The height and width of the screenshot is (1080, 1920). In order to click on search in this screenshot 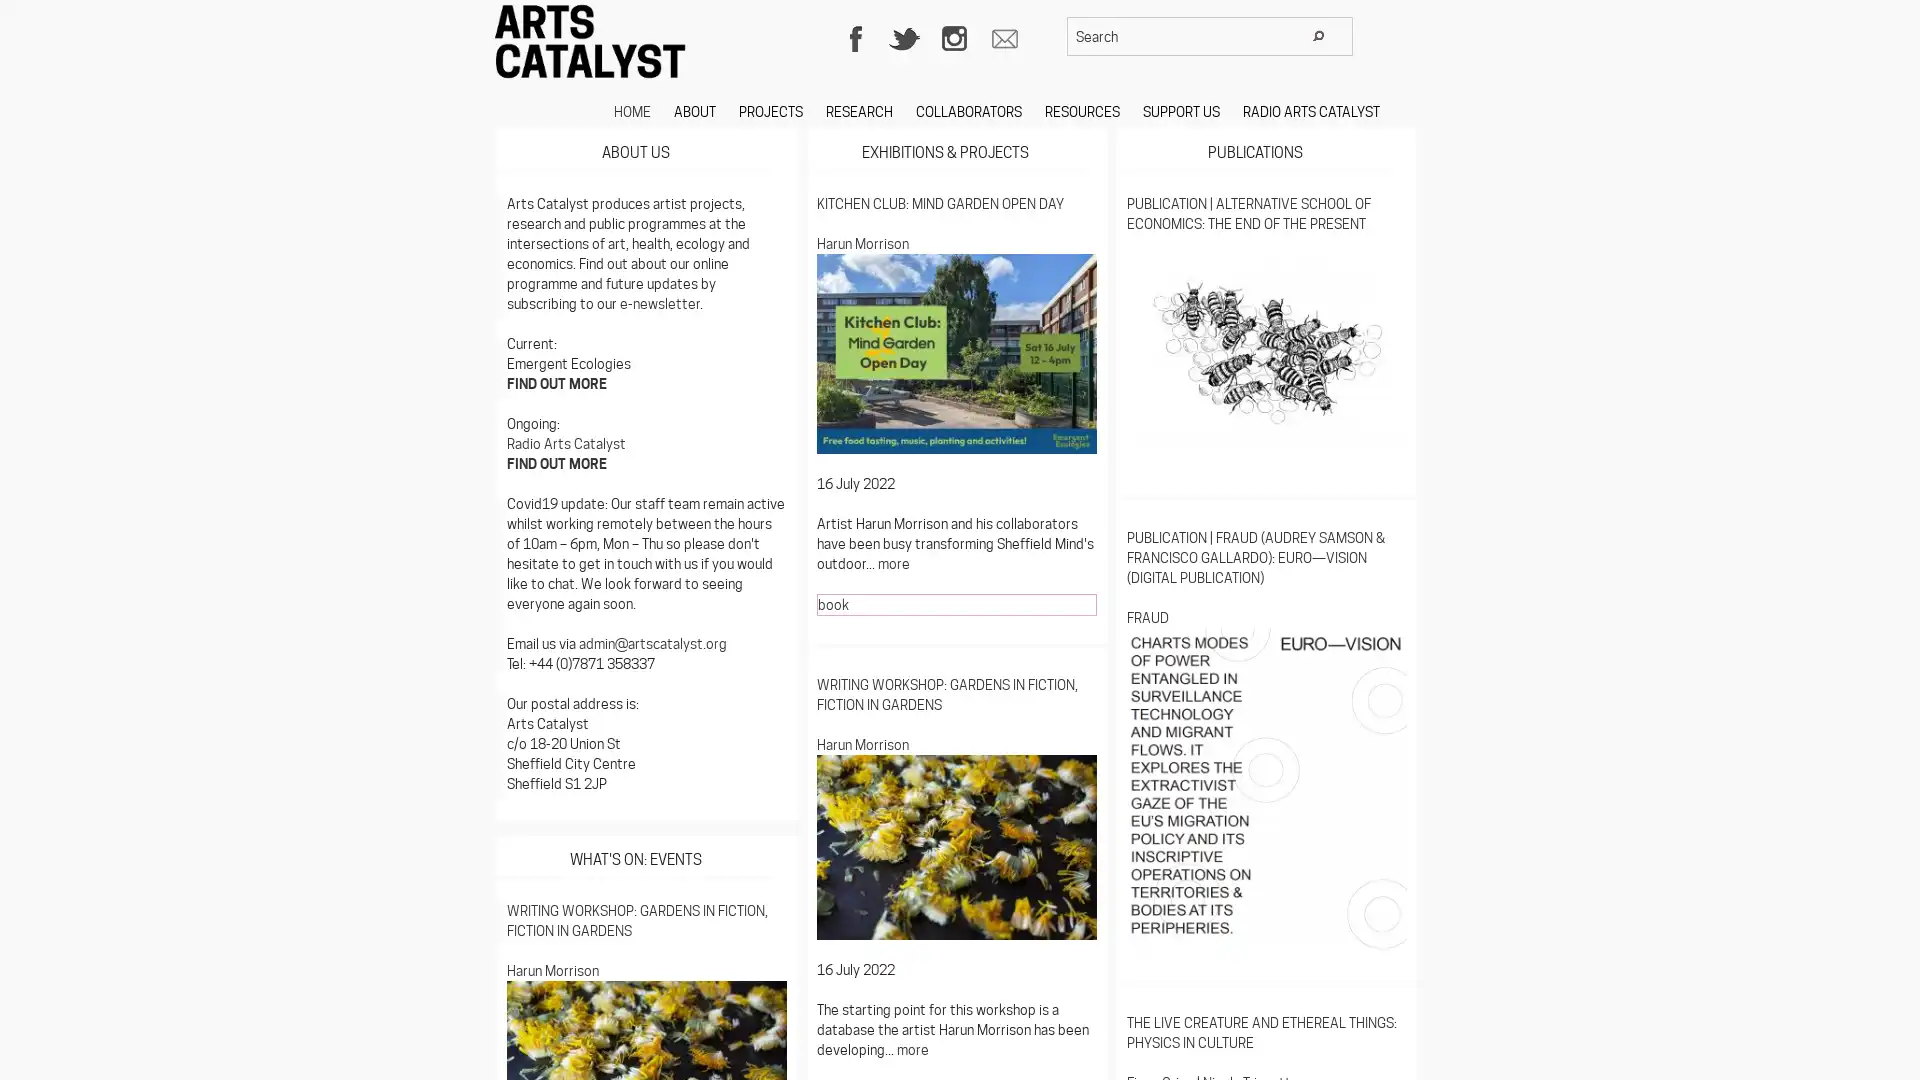, I will do `click(1318, 35)`.